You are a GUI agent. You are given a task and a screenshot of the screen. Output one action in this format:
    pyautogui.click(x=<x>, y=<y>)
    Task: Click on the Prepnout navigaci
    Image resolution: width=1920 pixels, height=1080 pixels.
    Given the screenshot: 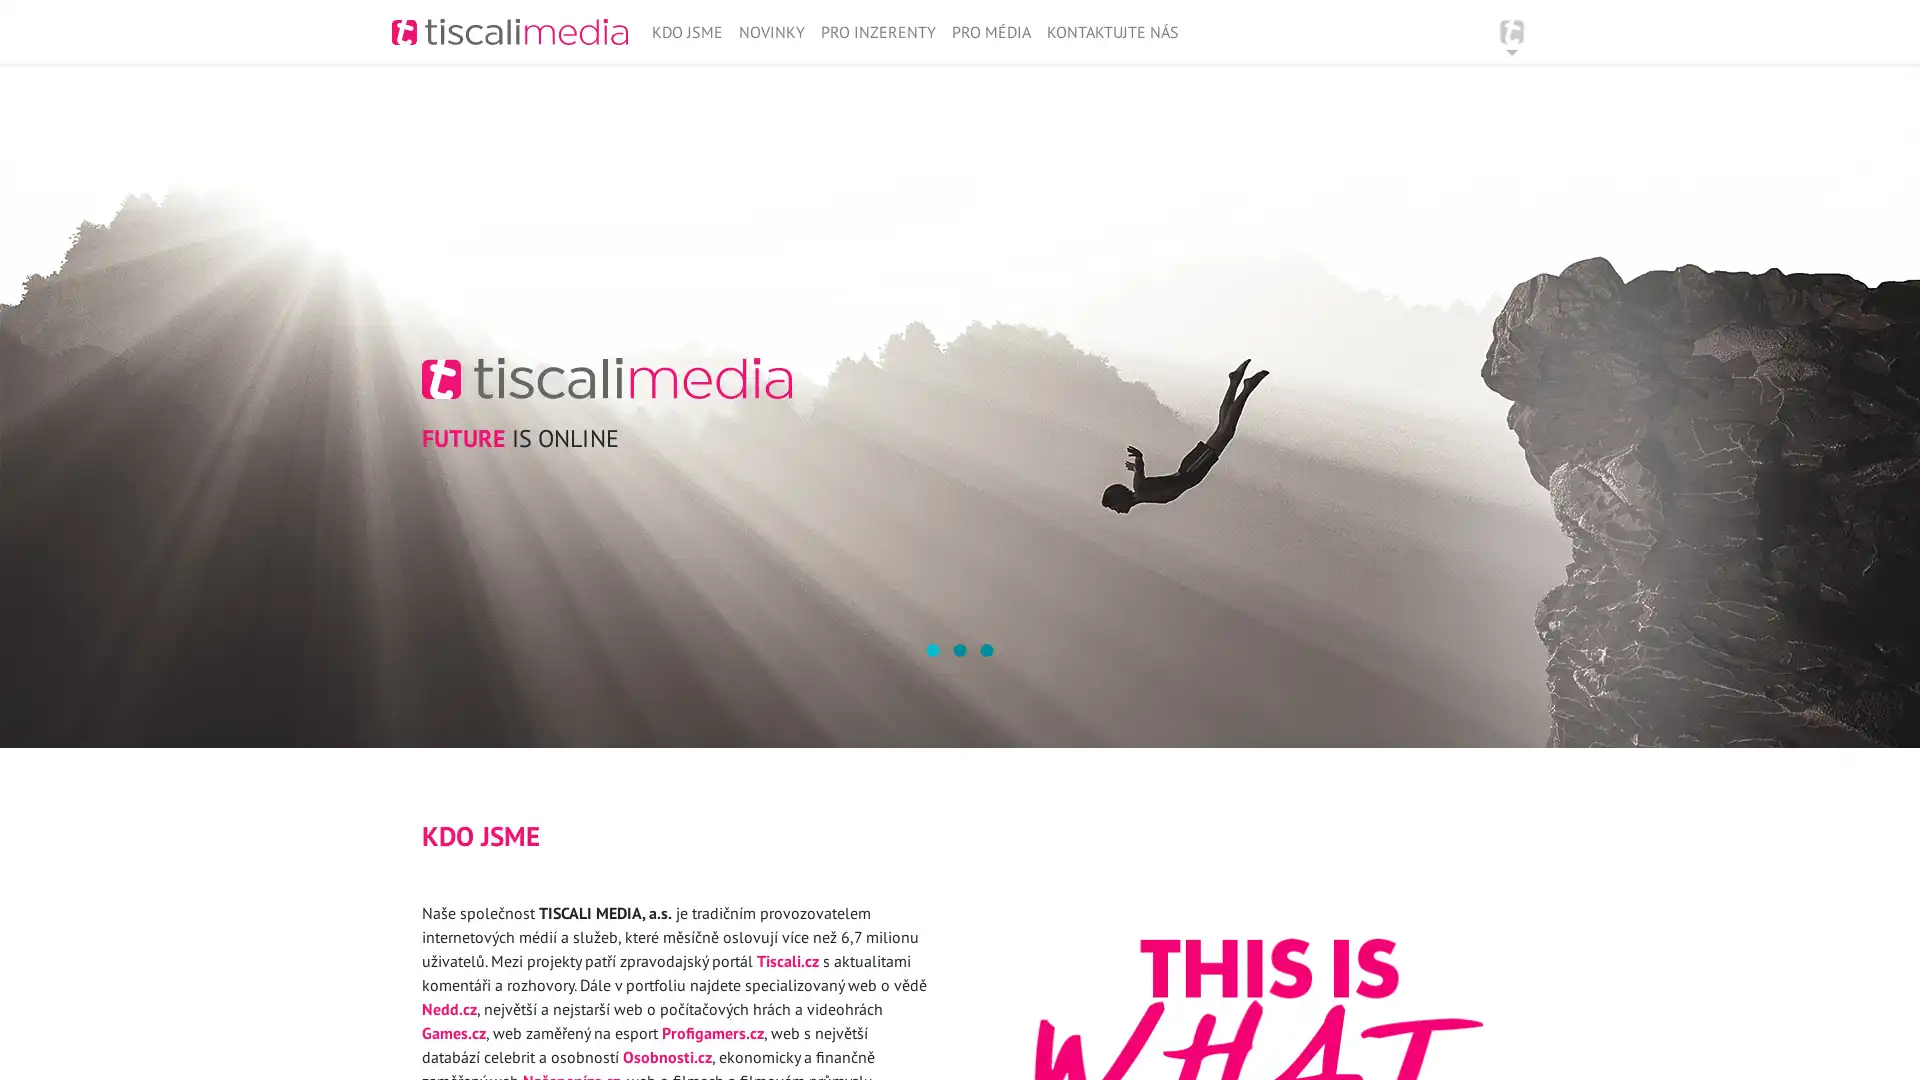 What is the action you would take?
    pyautogui.click(x=1512, y=31)
    